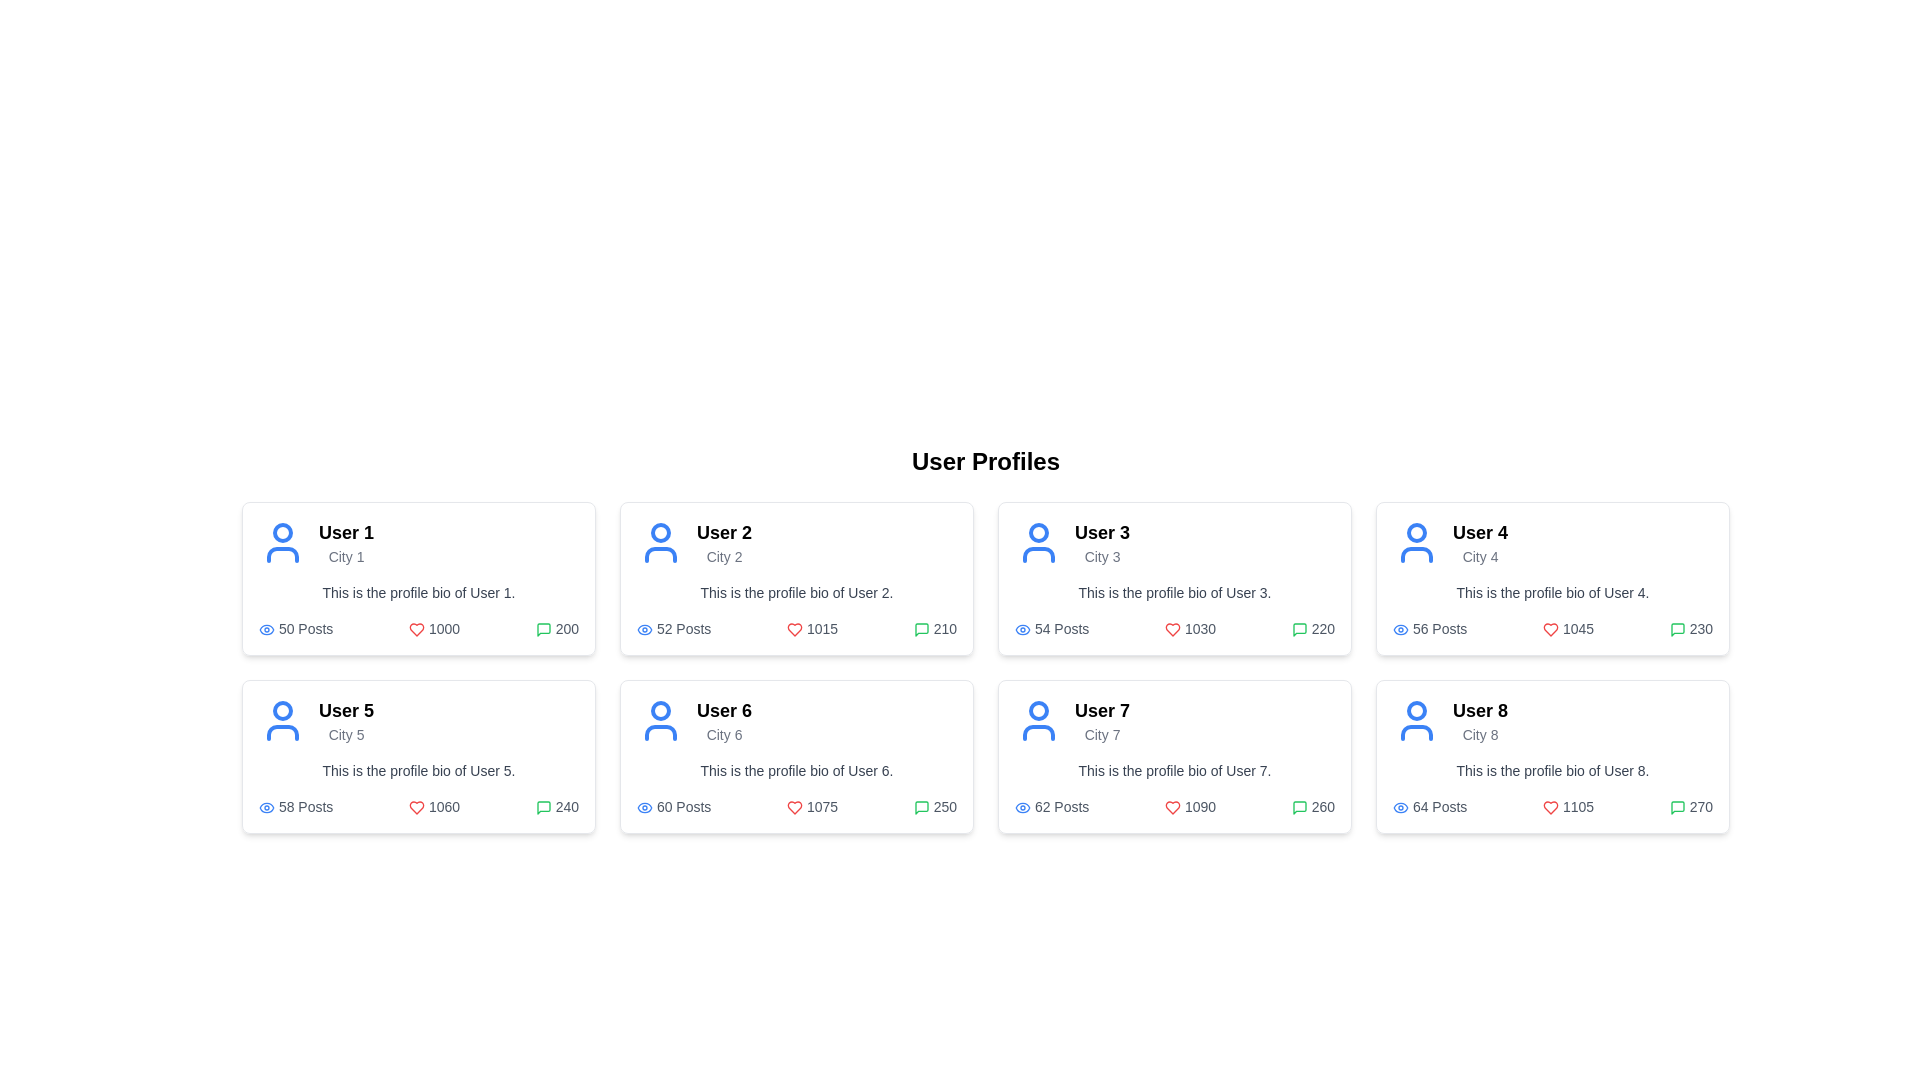  Describe the element at coordinates (795, 543) in the screenshot. I see `the Profile block component displaying 'User 2'` at that location.